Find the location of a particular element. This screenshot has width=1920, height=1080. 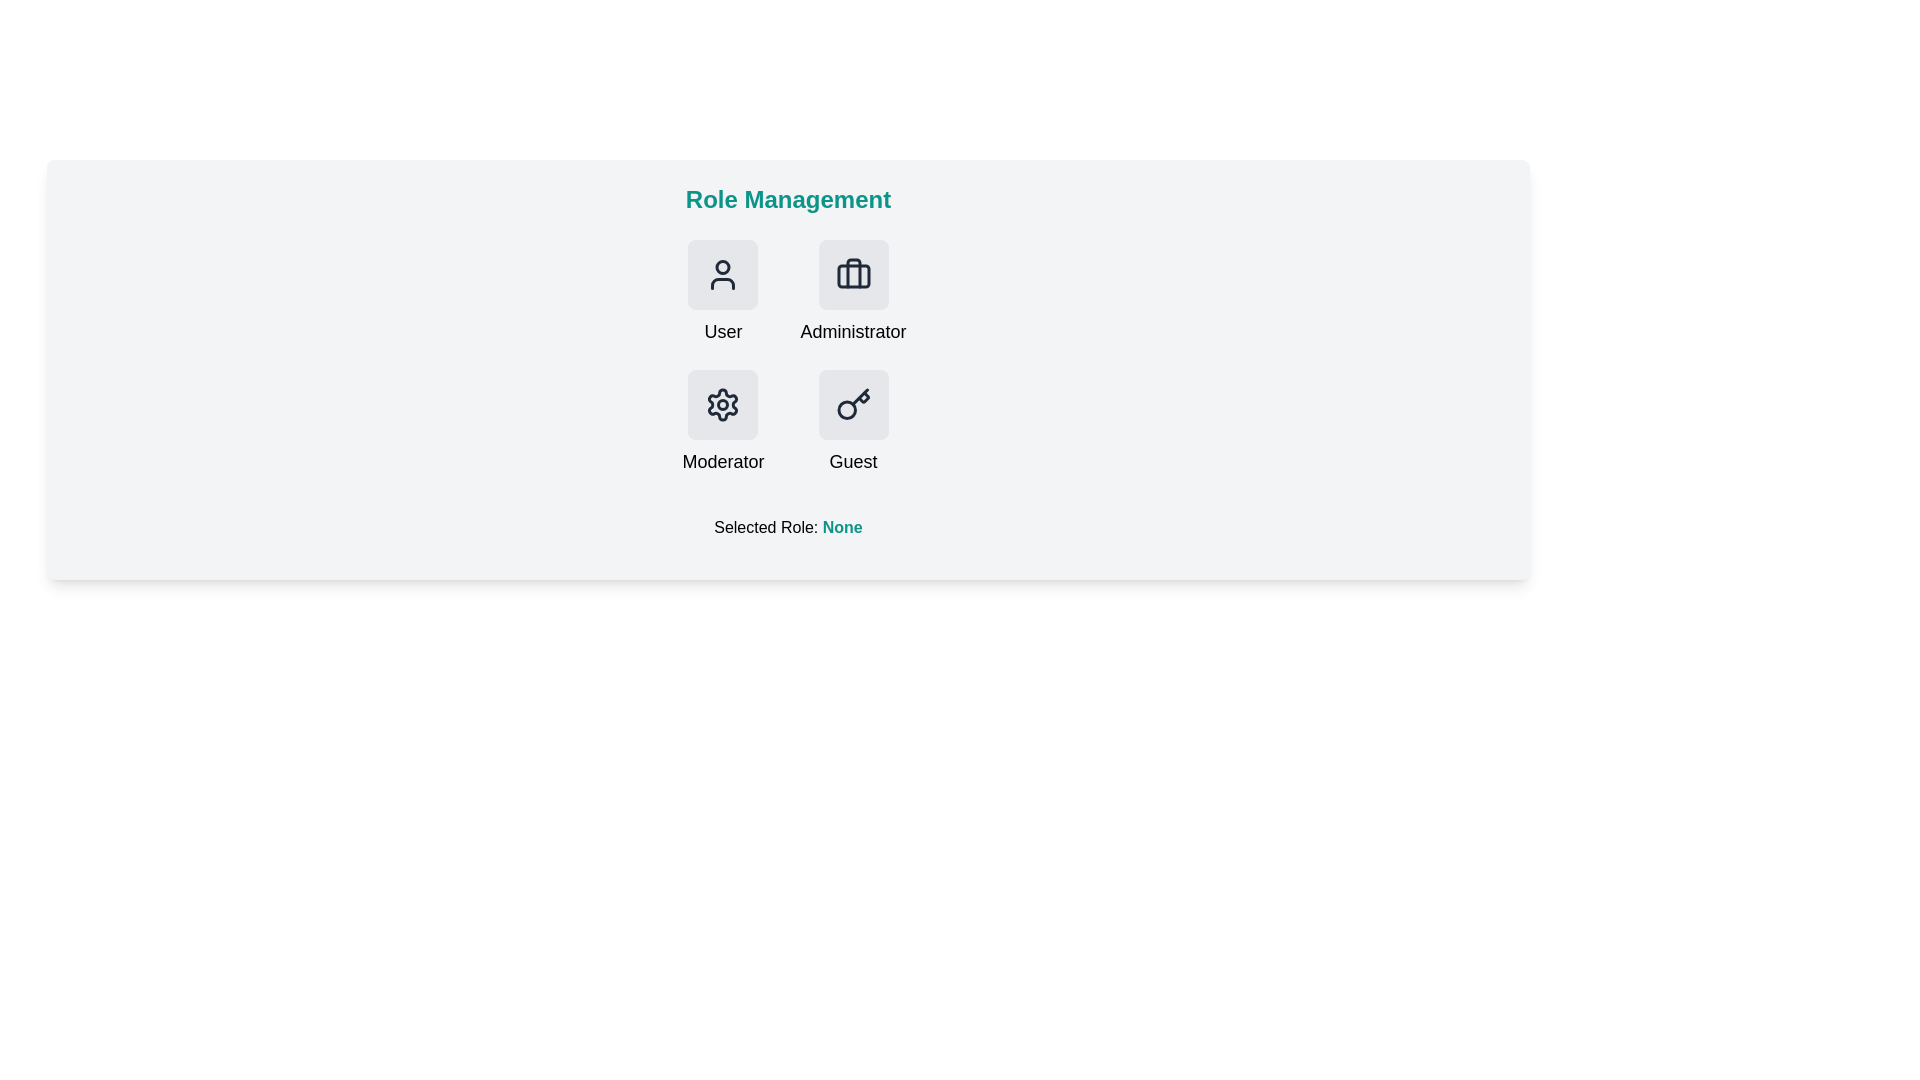

the gear-like icon representing configuration or settings, located in the bottom-left 'Moderator' icon block under 'Role Management' is located at coordinates (722, 405).